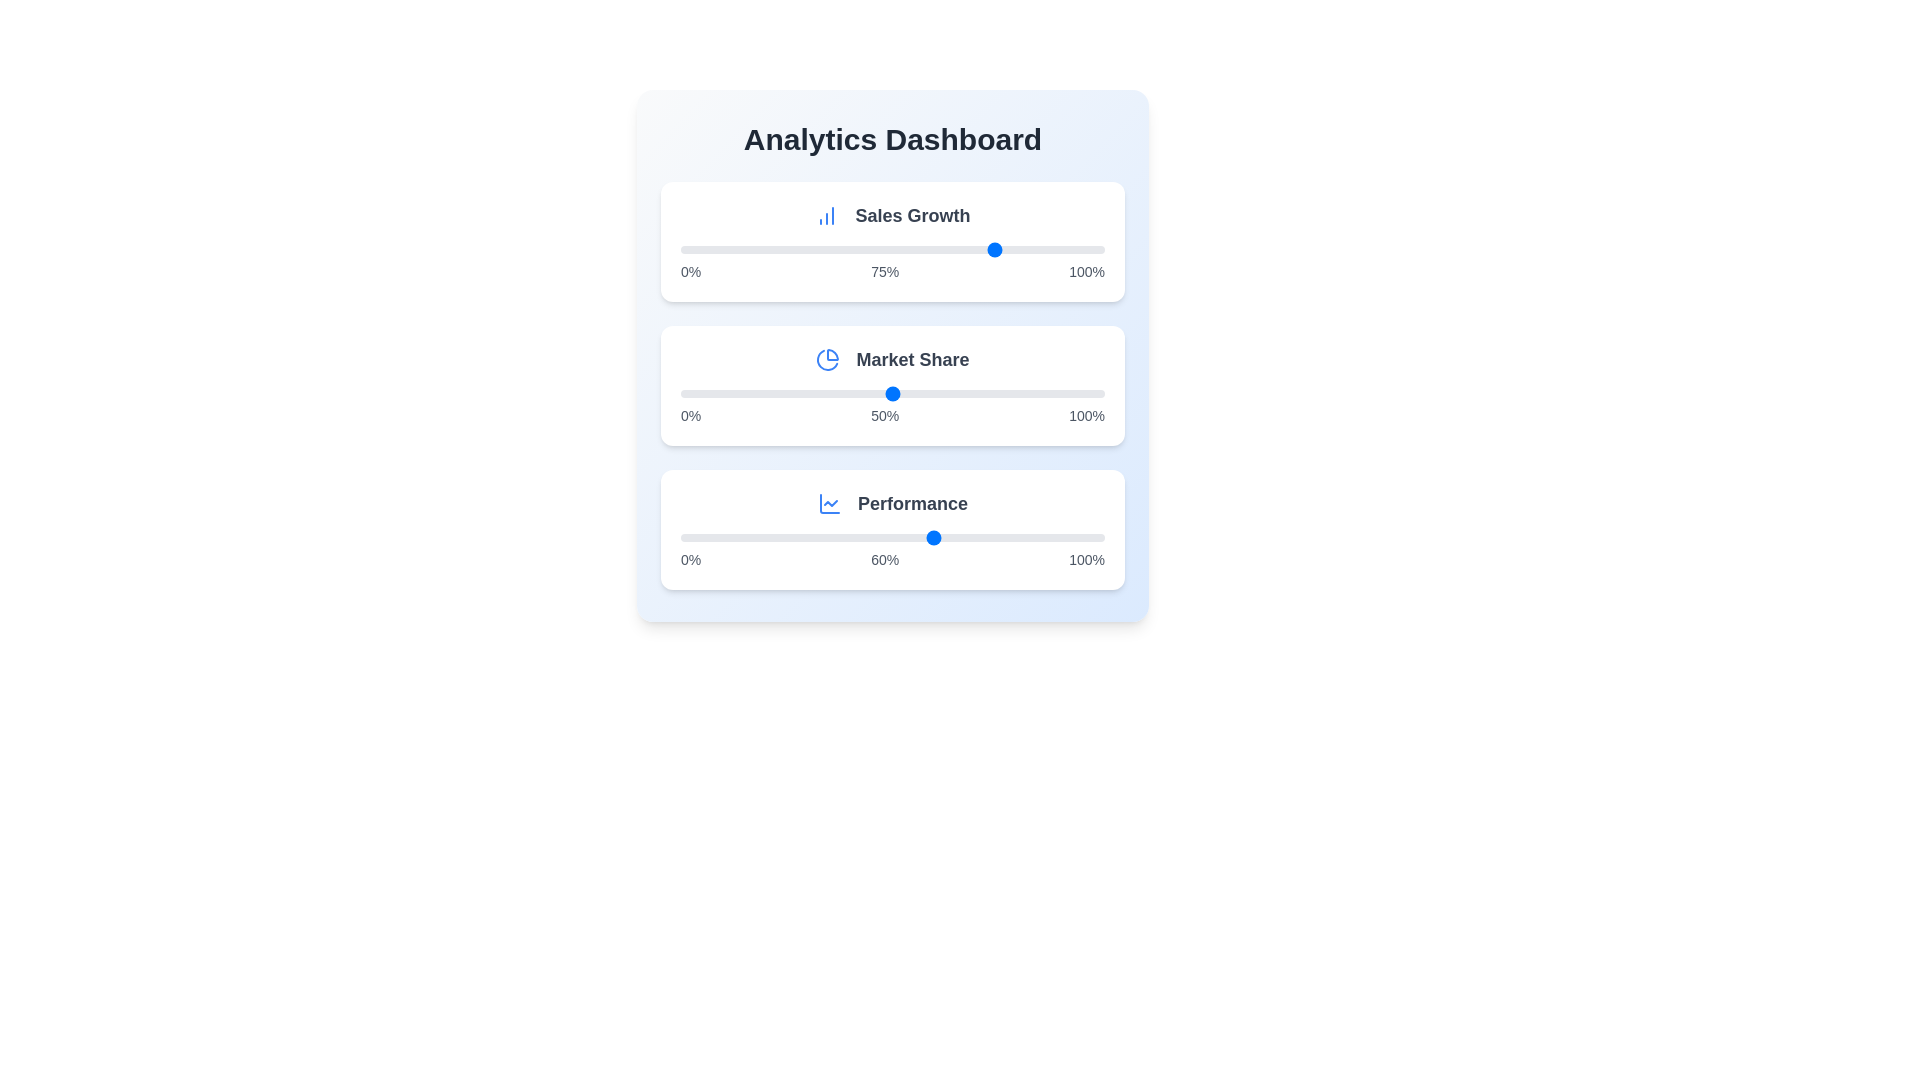 Image resolution: width=1920 pixels, height=1080 pixels. What do you see at coordinates (1061, 393) in the screenshot?
I see `the slider for 'Market Share' to set its value to 90` at bounding box center [1061, 393].